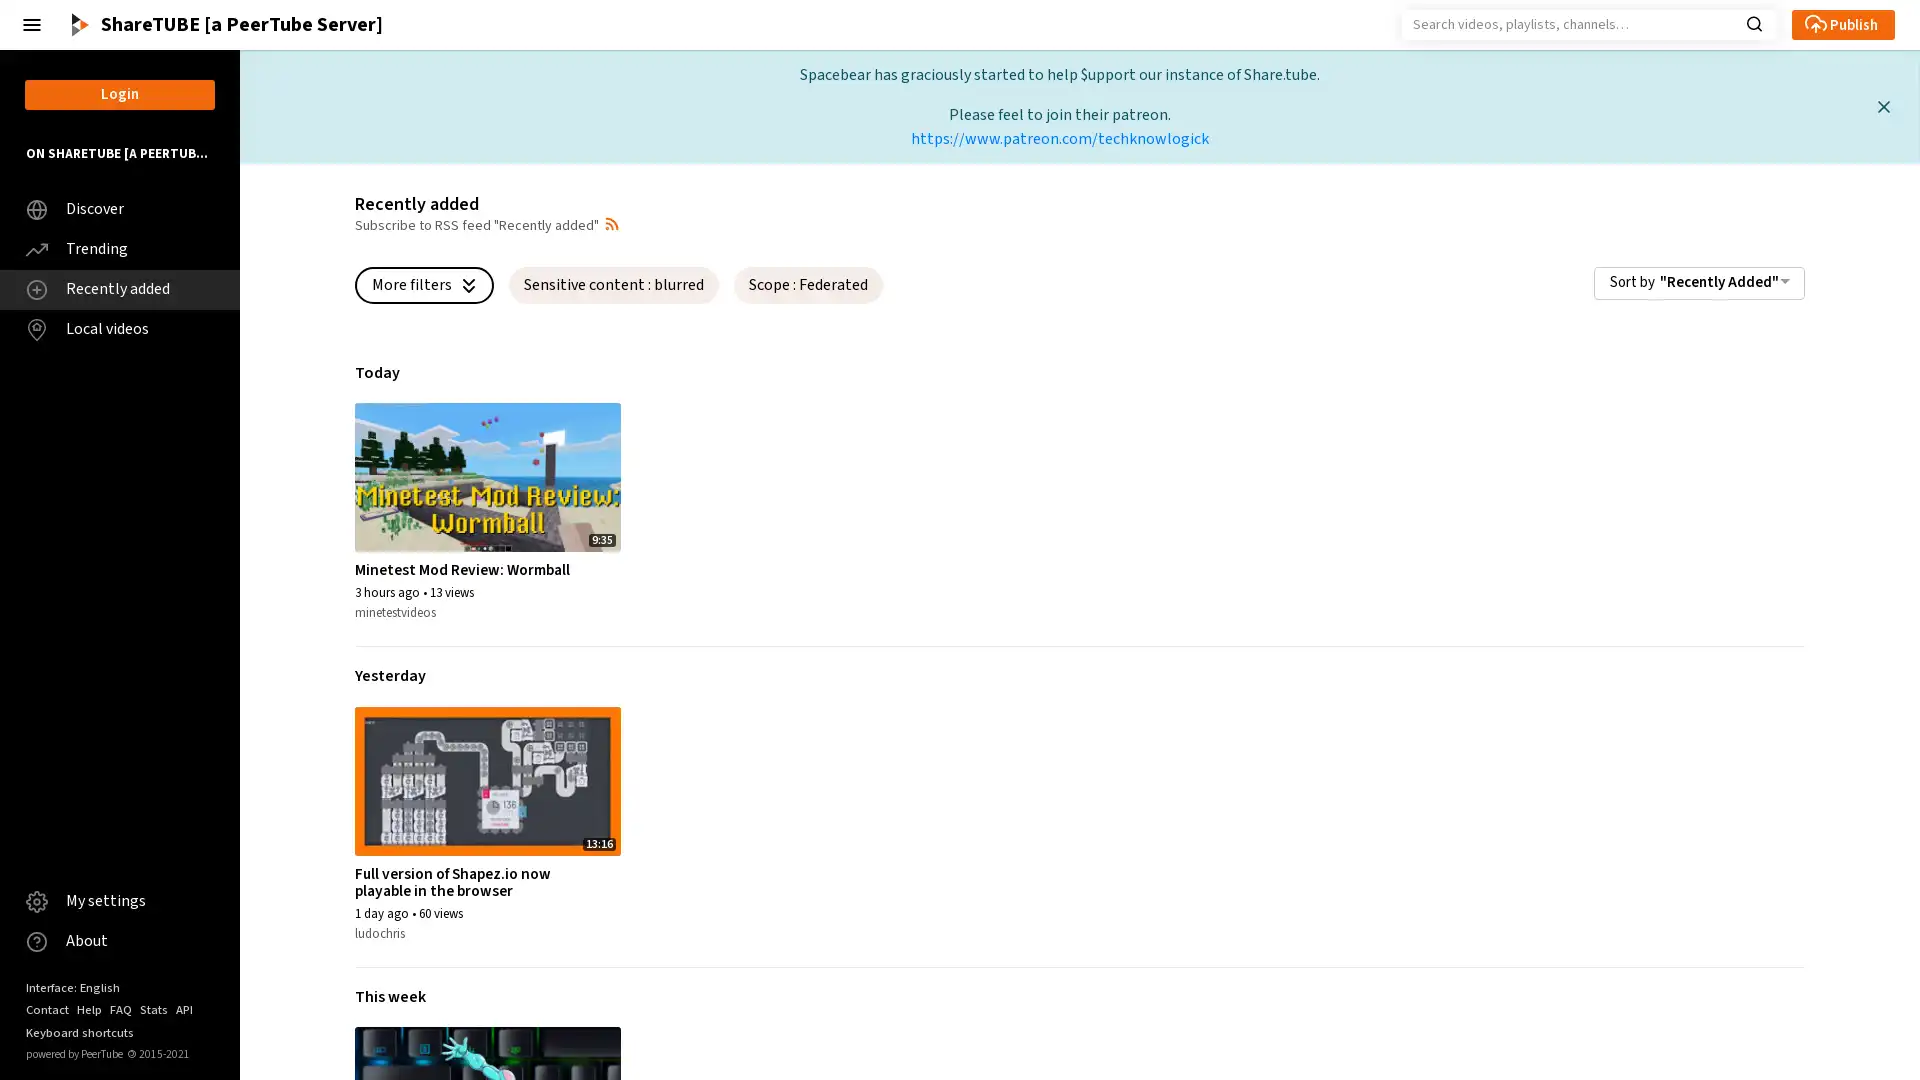  I want to click on Interface: English, so click(72, 986).